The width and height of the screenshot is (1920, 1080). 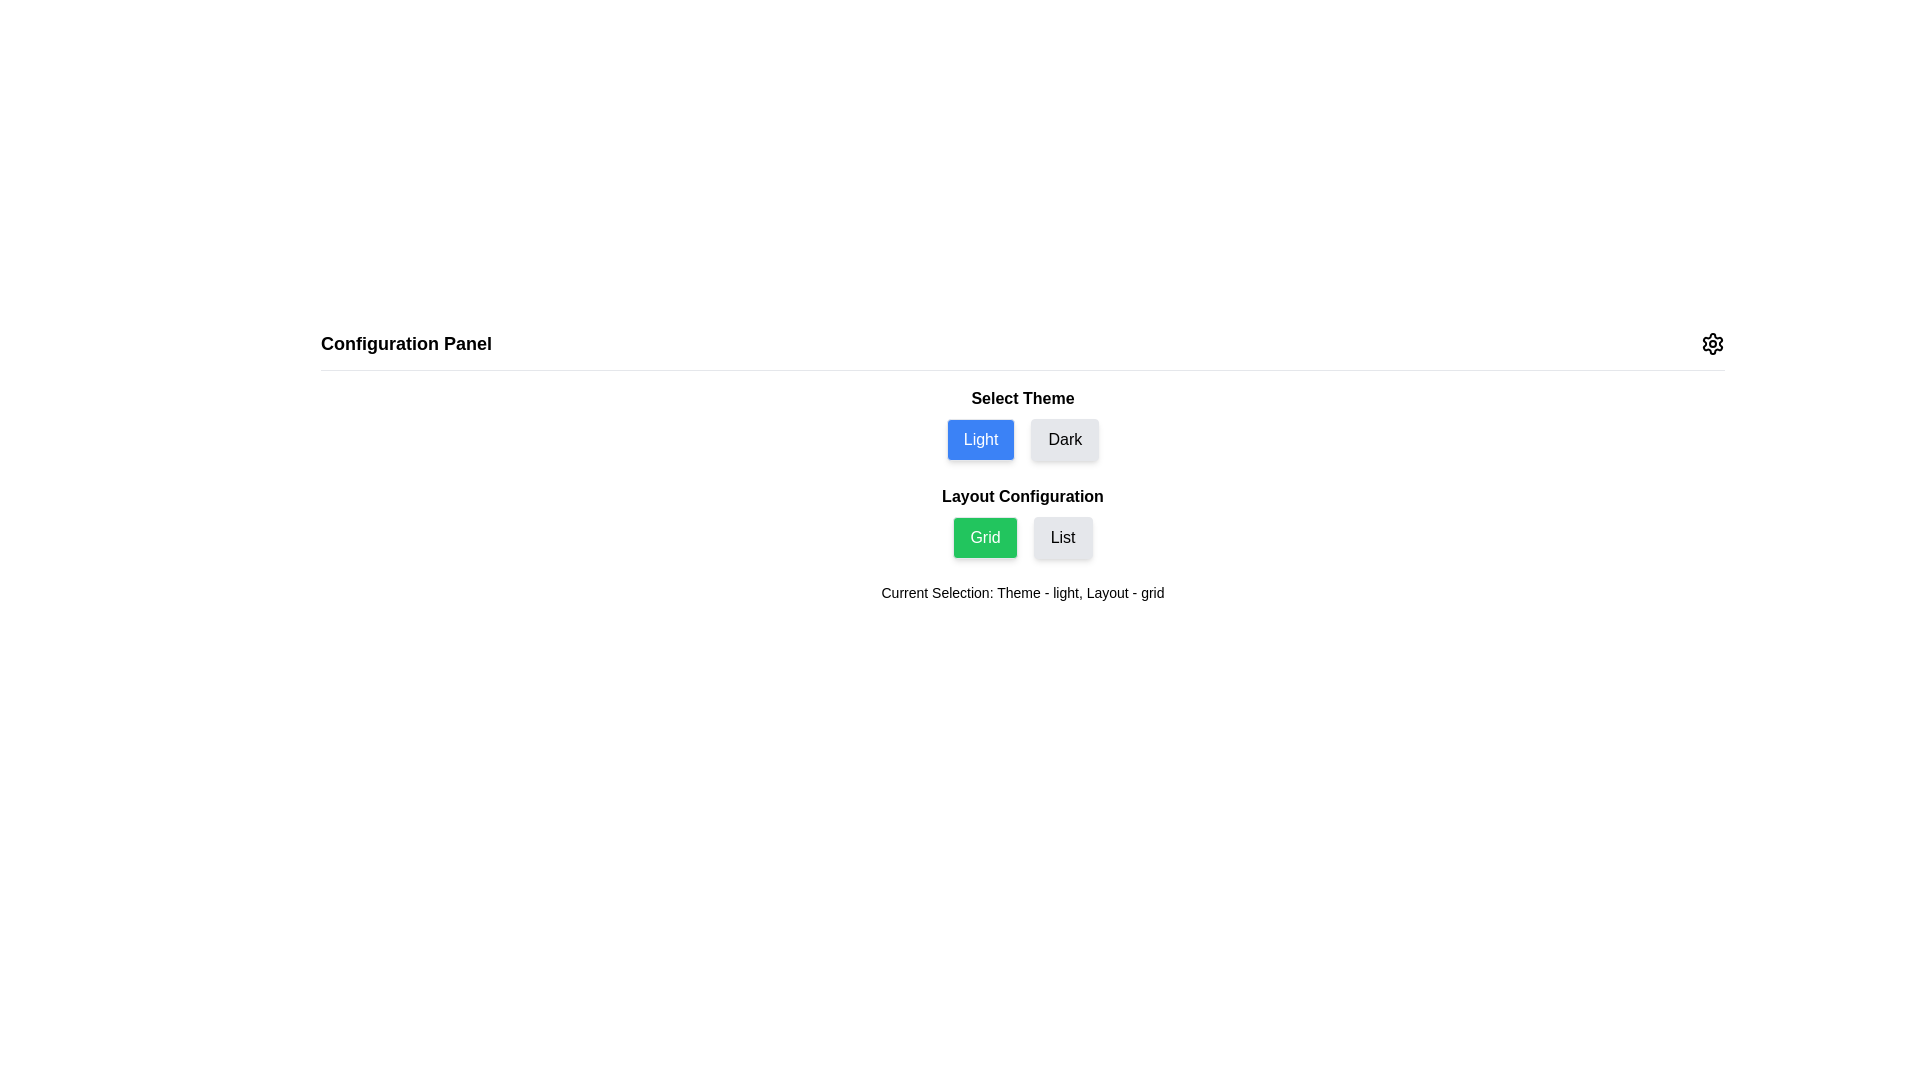 I want to click on the 'Grid' layout configuration button located to the left of the 'List' button in the 'Layout Configuration' section, so click(x=985, y=536).